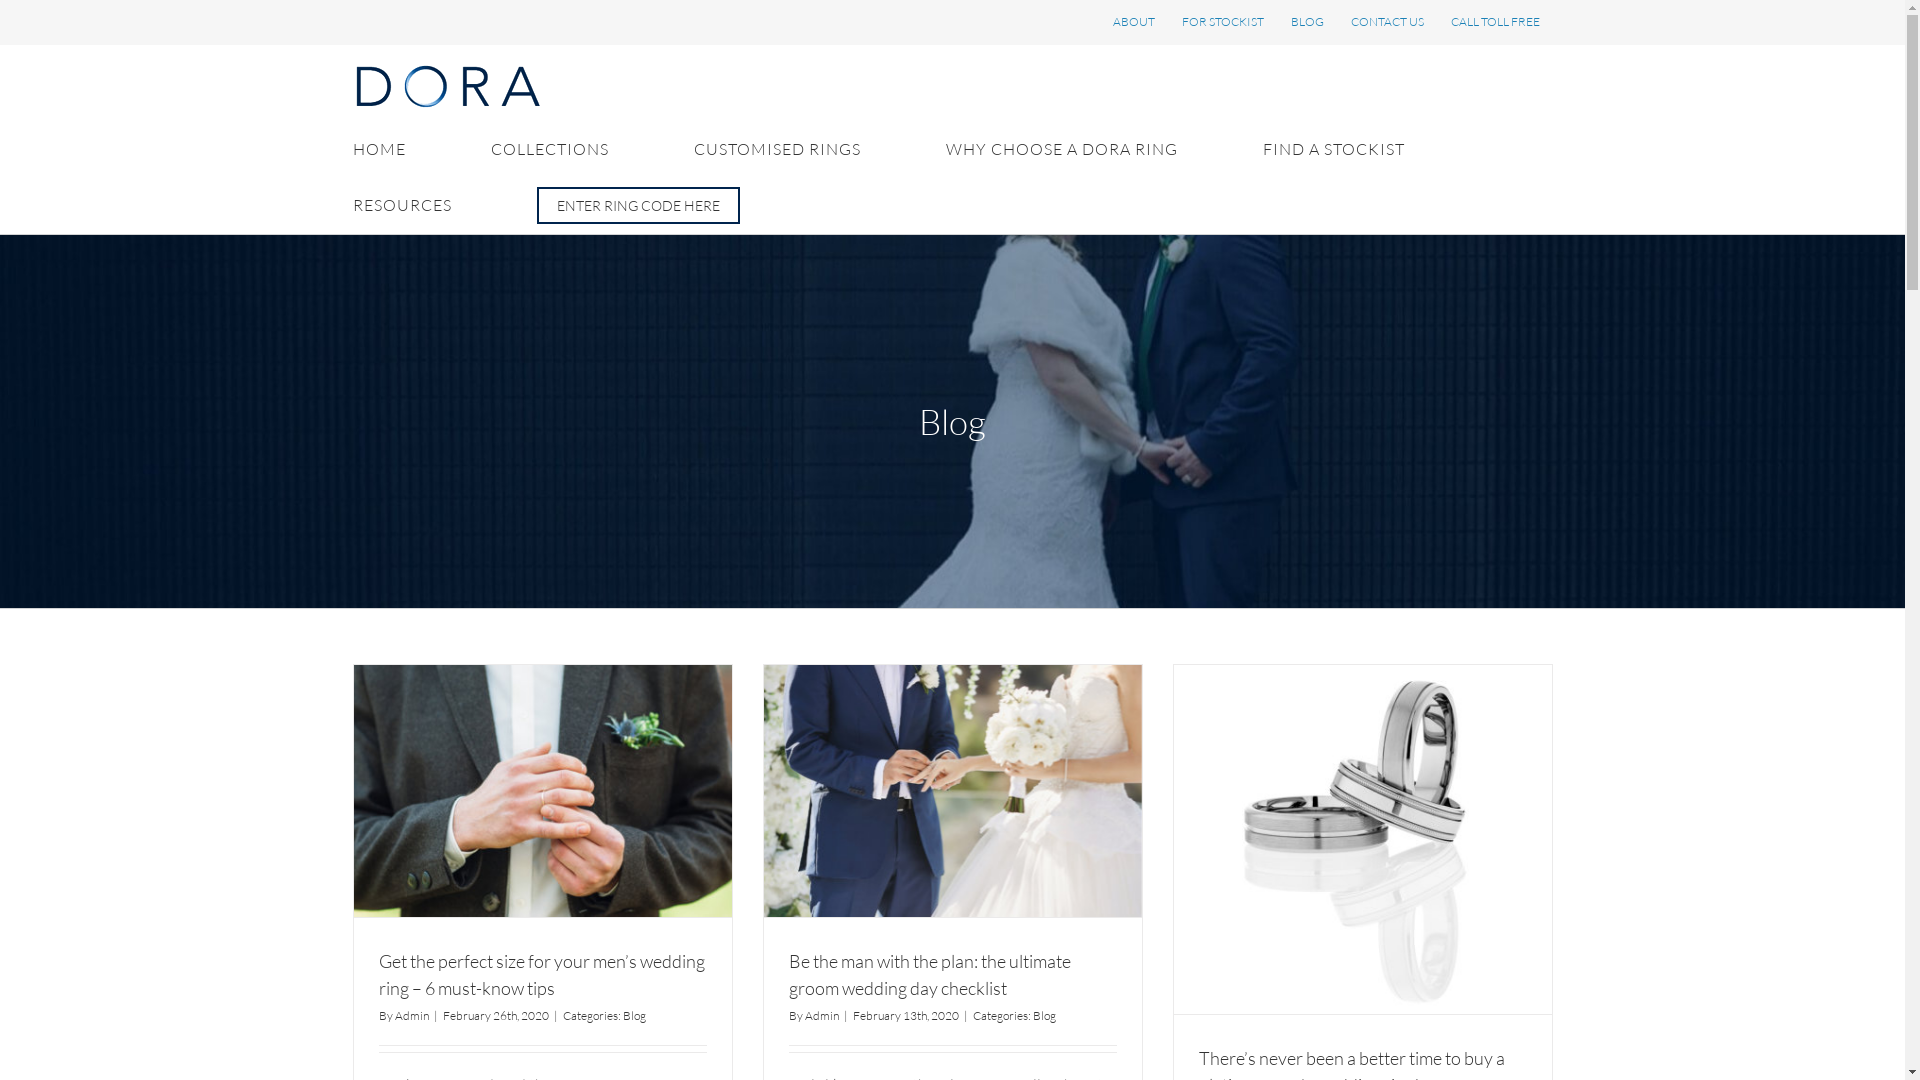 The width and height of the screenshot is (1920, 1080). I want to click on 'ABOUT', so click(1098, 22).